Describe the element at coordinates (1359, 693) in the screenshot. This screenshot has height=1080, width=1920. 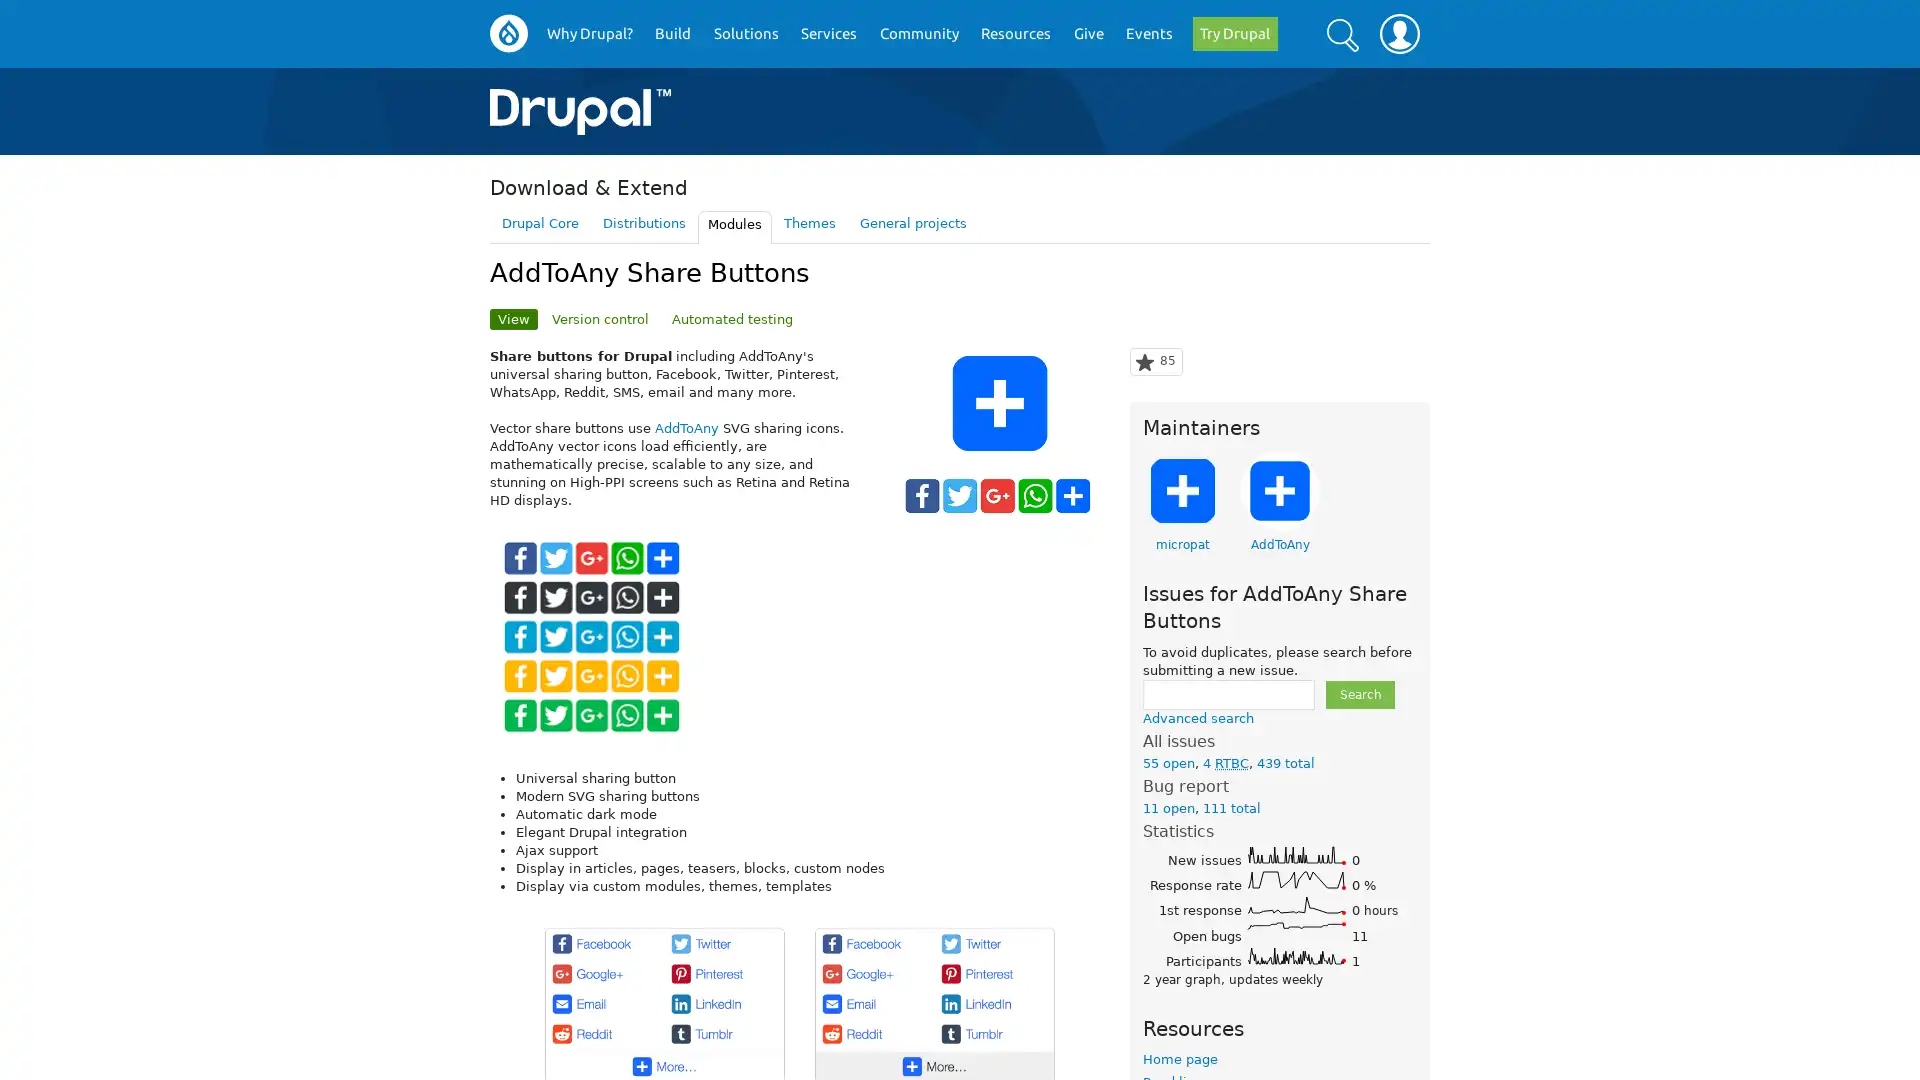
I see `Search` at that location.